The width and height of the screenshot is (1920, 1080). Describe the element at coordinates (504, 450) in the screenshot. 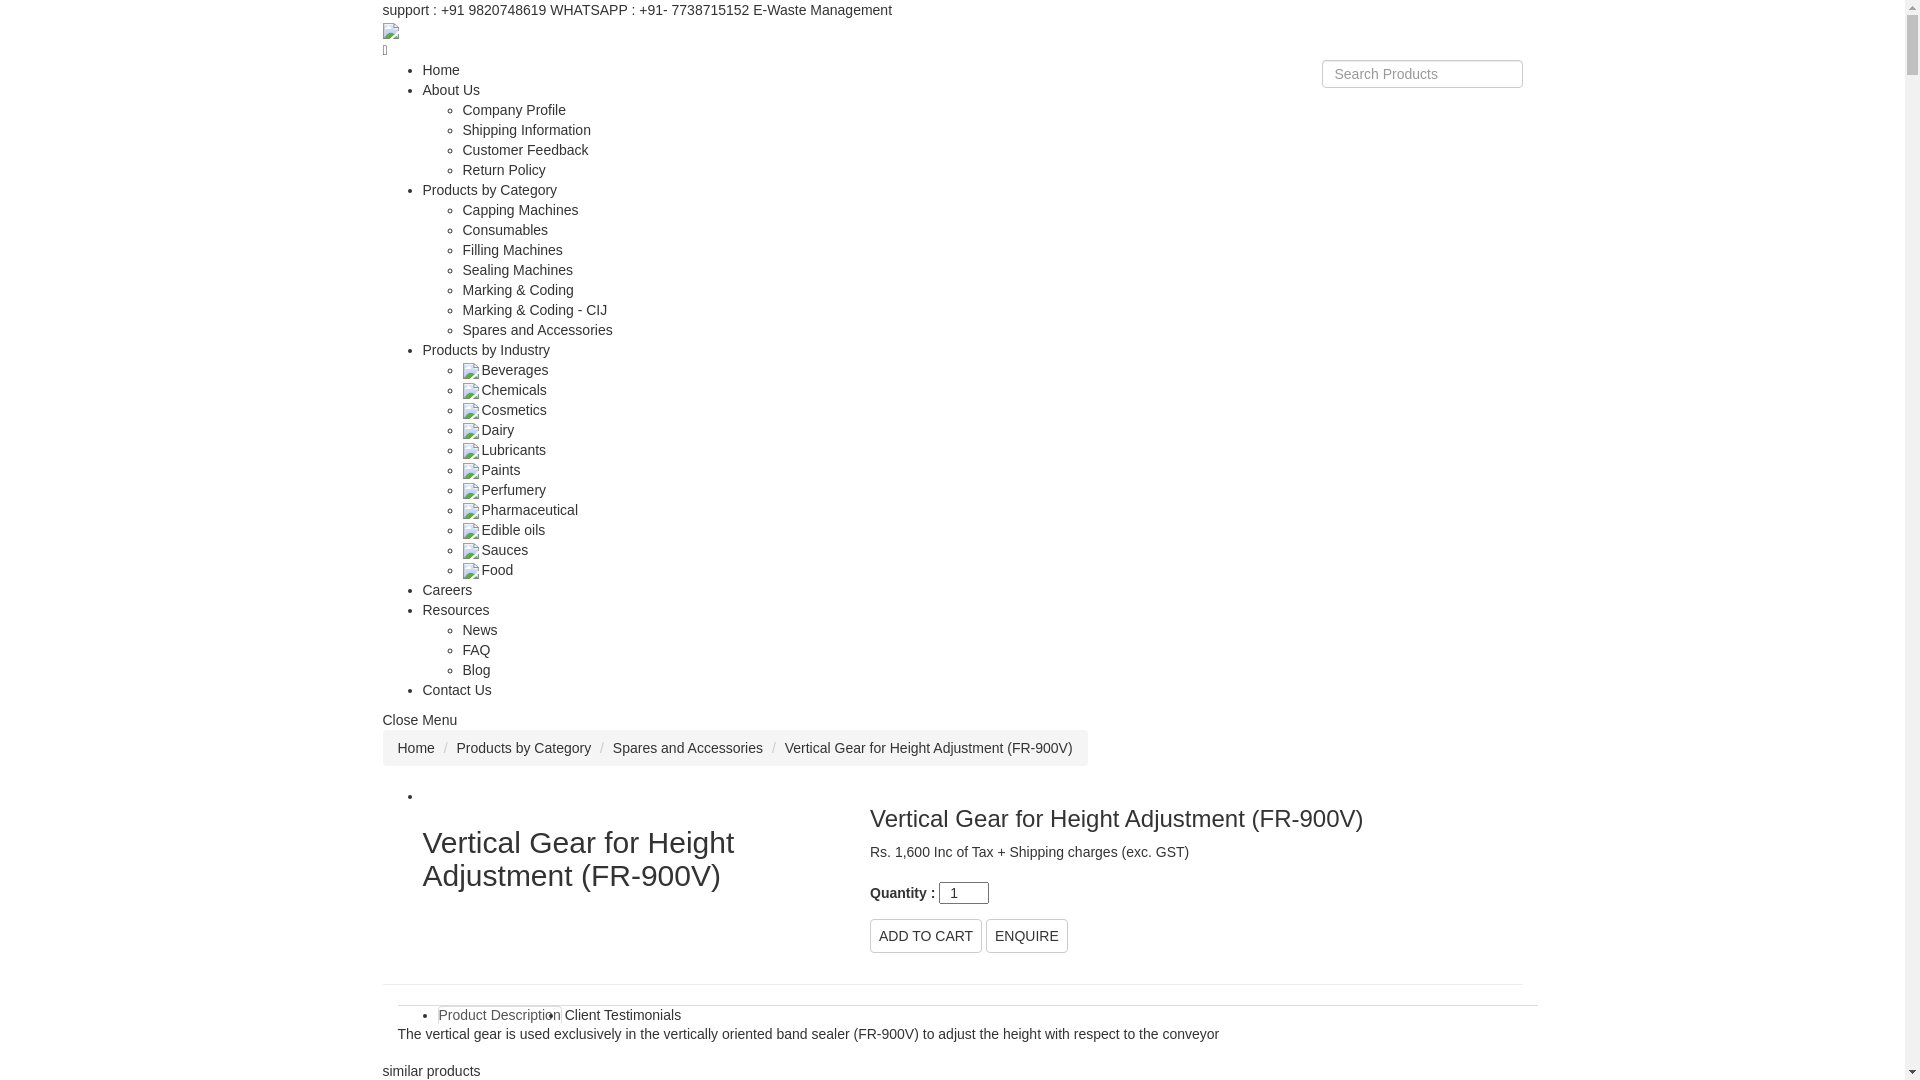

I see `'Lubricants'` at that location.